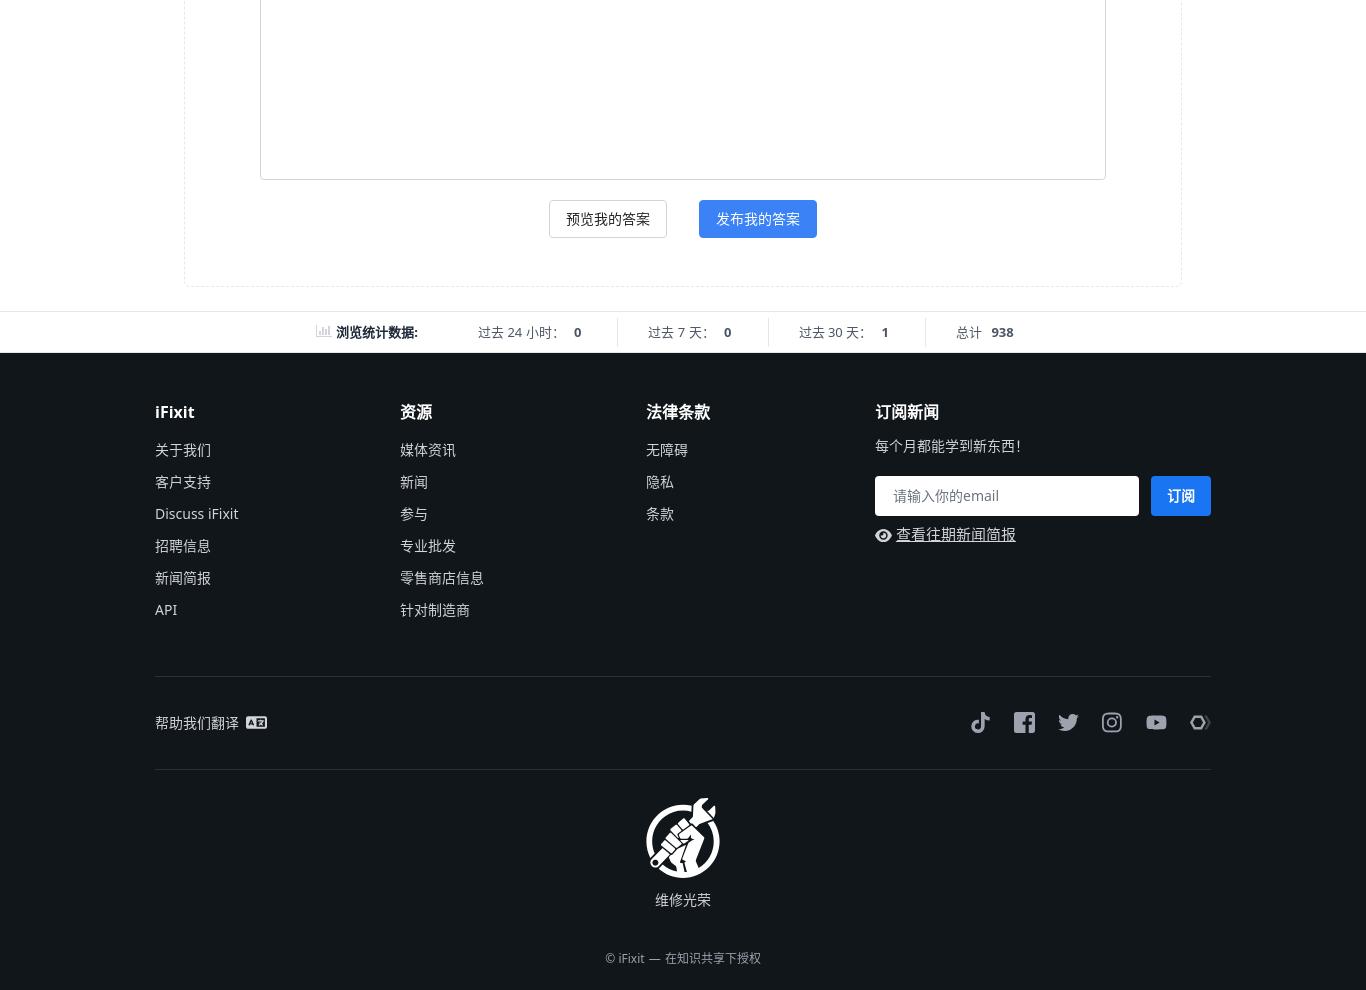 This screenshot has height=990, width=1366. Describe the element at coordinates (173, 410) in the screenshot. I see `'iFixit'` at that location.